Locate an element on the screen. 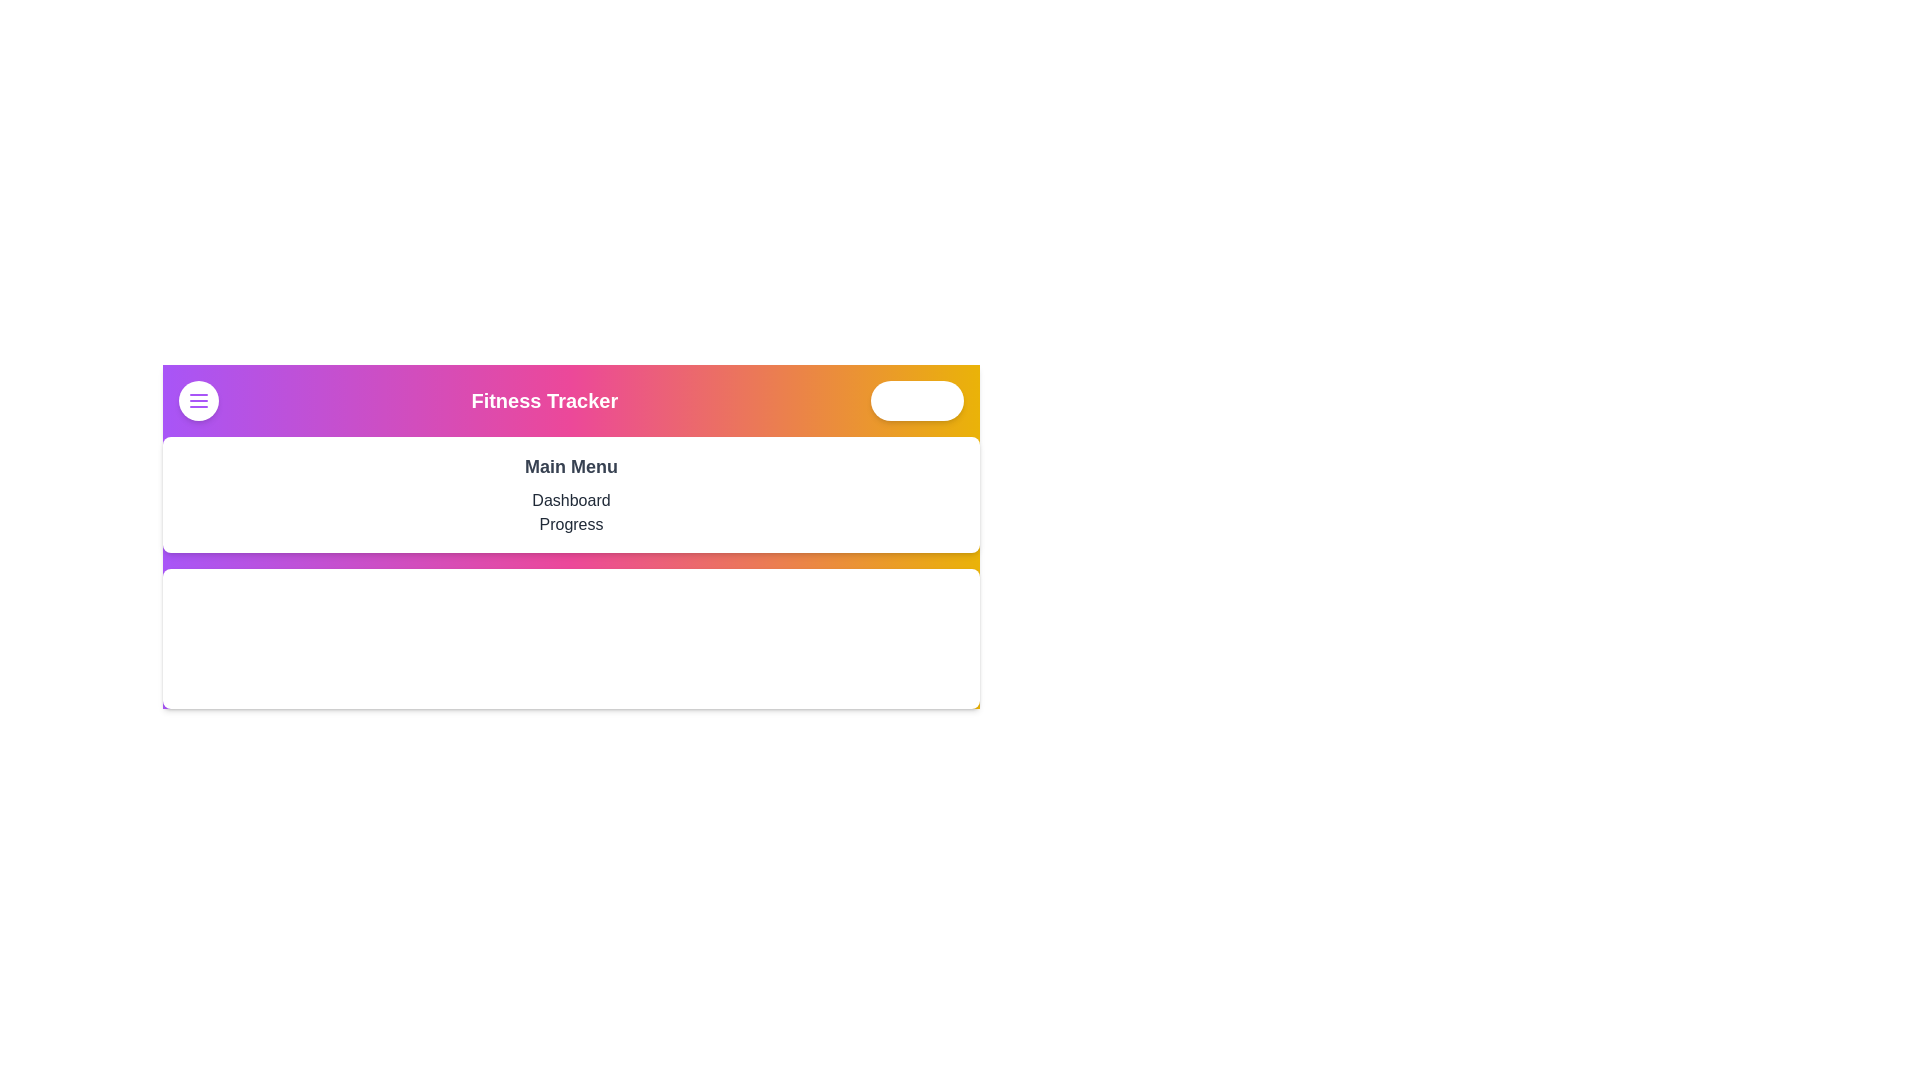 This screenshot has width=1920, height=1080. the menu button to toggle the menu visibility is located at coordinates (198, 401).